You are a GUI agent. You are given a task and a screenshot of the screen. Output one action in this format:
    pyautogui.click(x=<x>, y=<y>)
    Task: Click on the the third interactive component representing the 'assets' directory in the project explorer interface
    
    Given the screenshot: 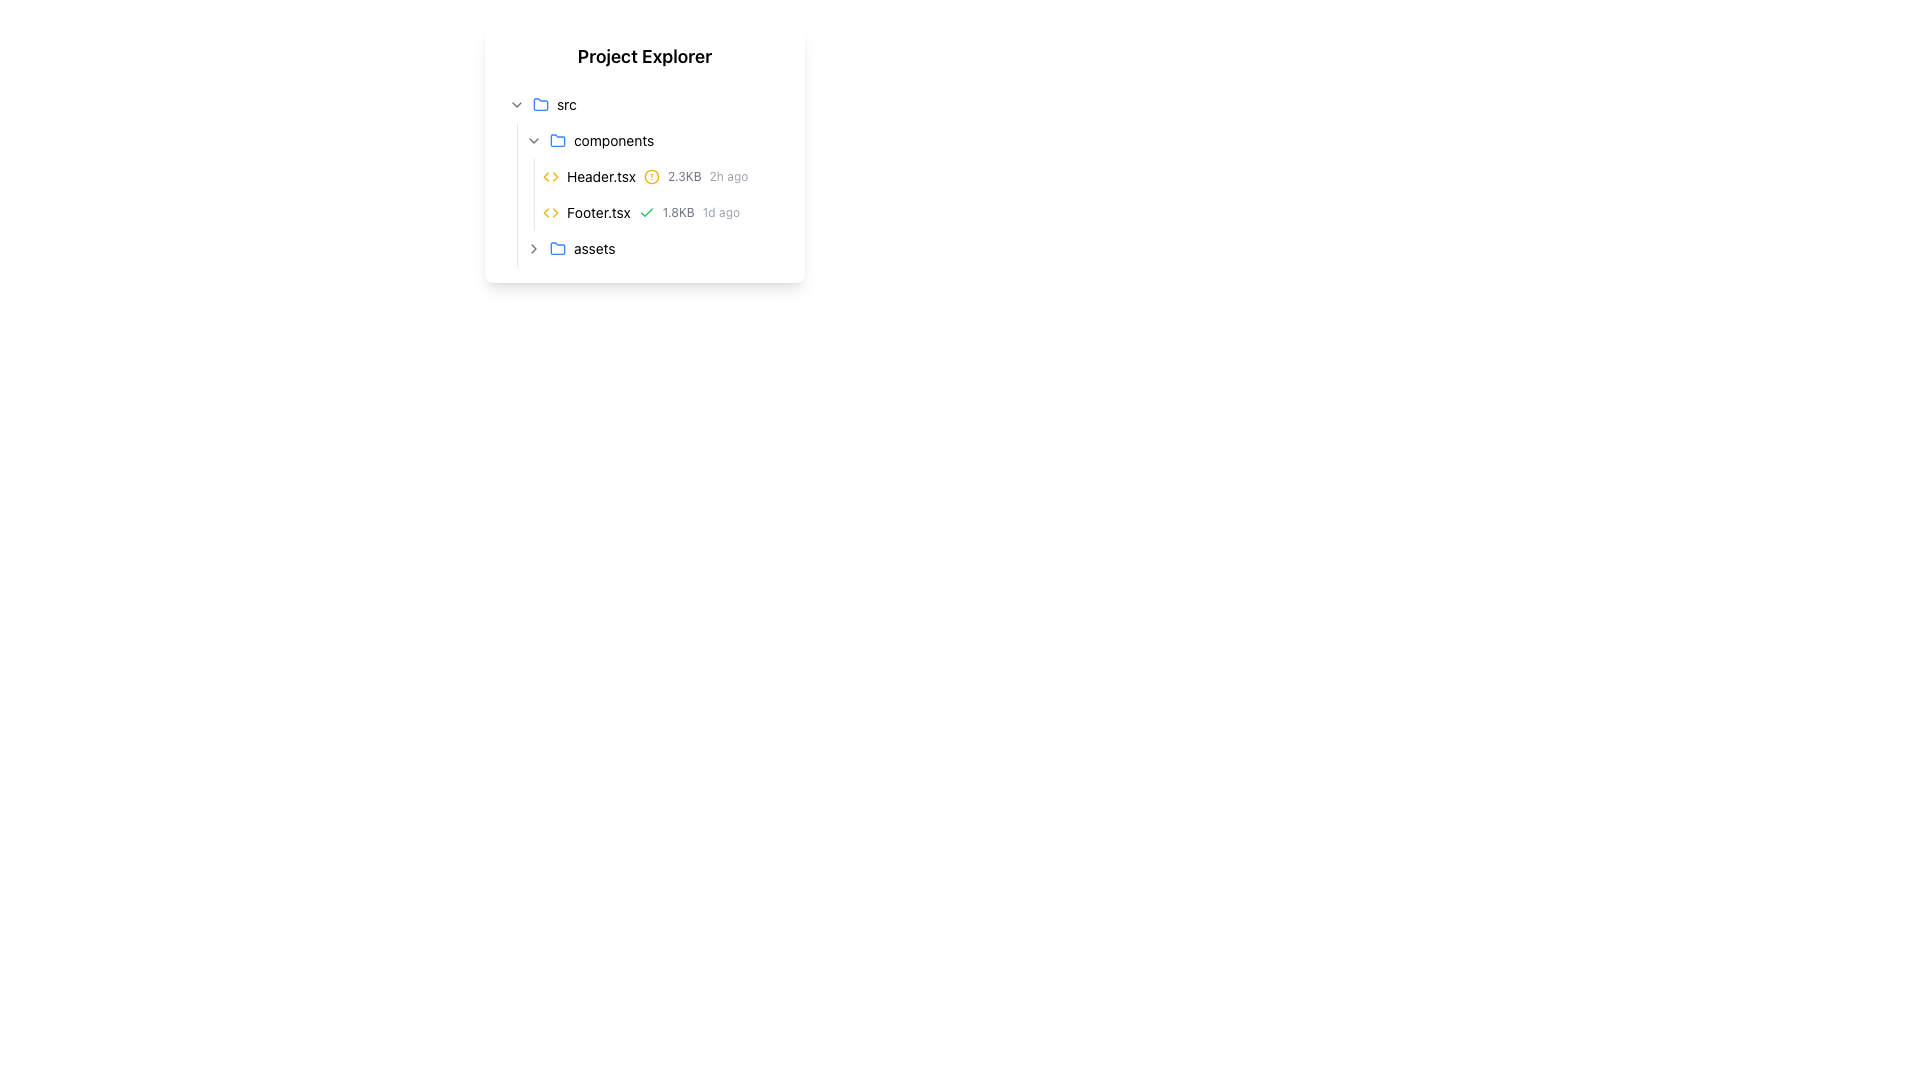 What is the action you would take?
    pyautogui.click(x=557, y=248)
    